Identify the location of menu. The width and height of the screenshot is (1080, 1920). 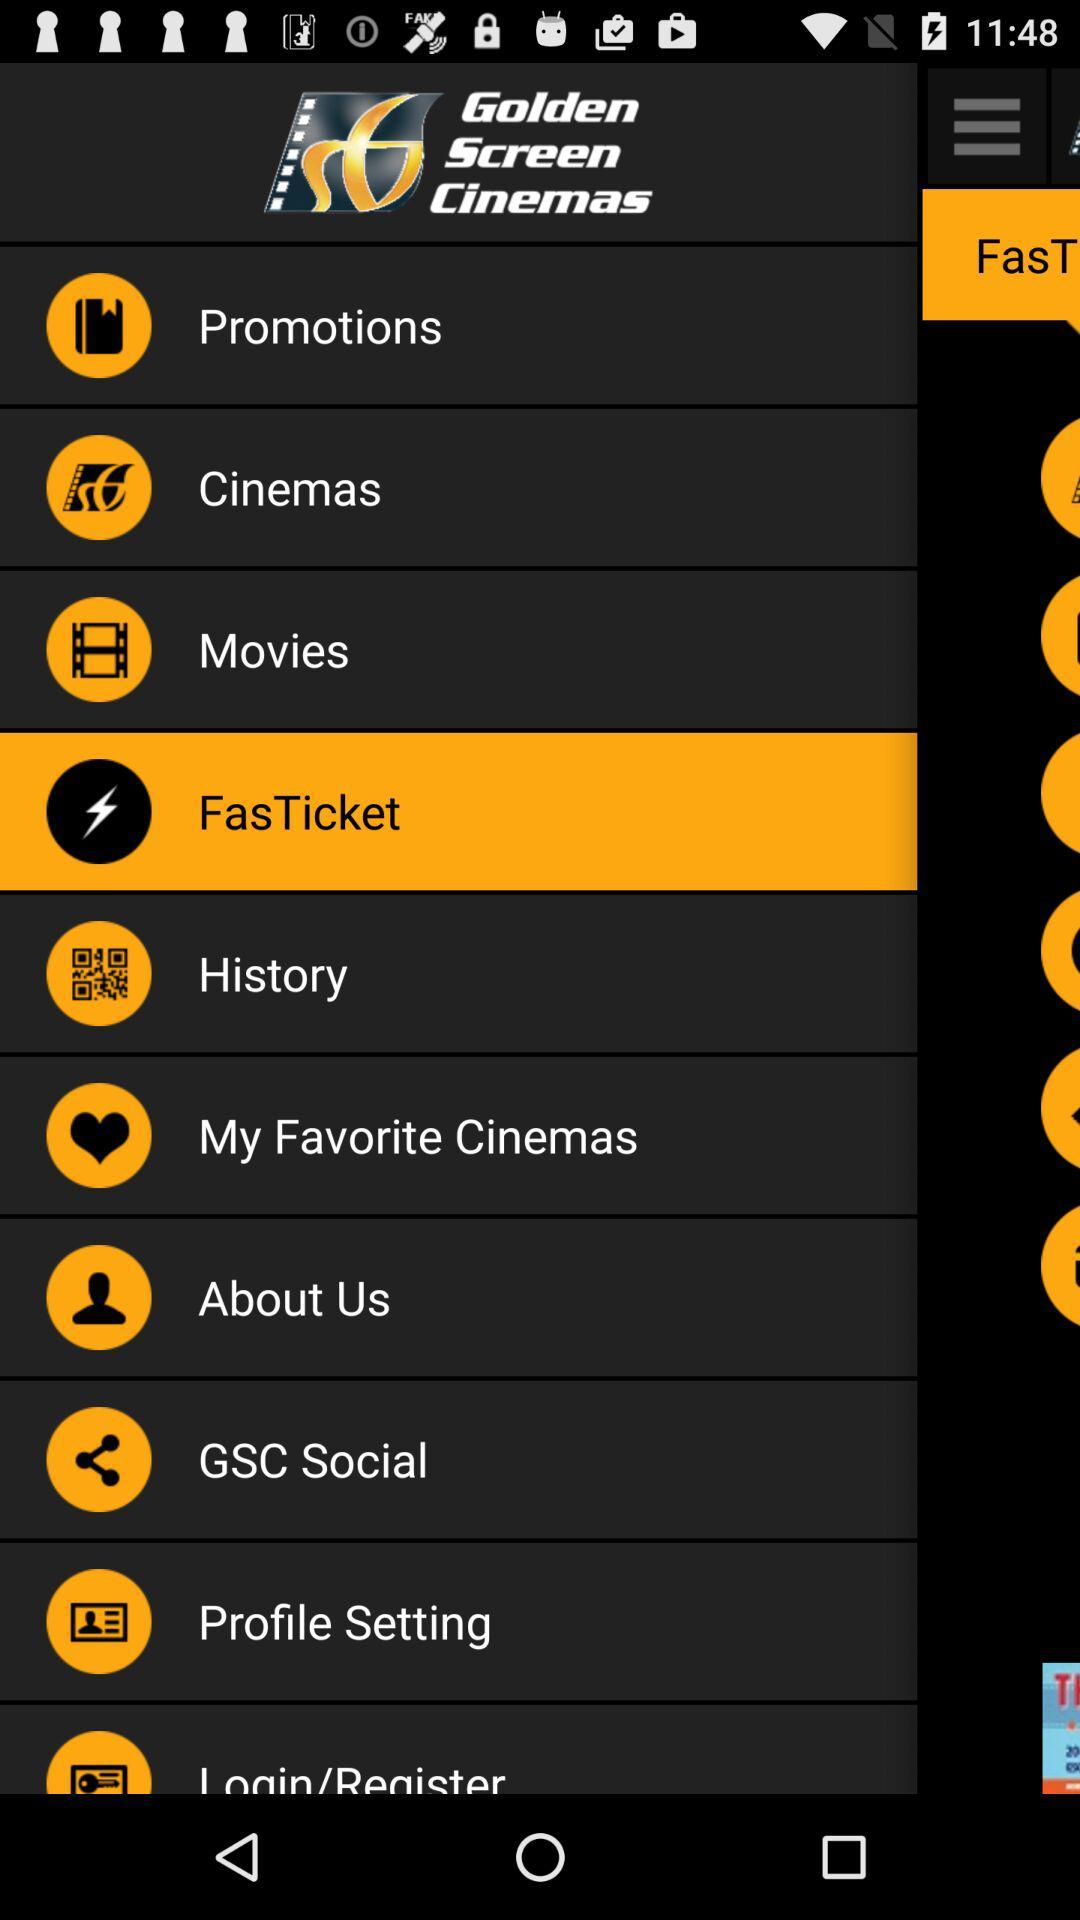
(986, 124).